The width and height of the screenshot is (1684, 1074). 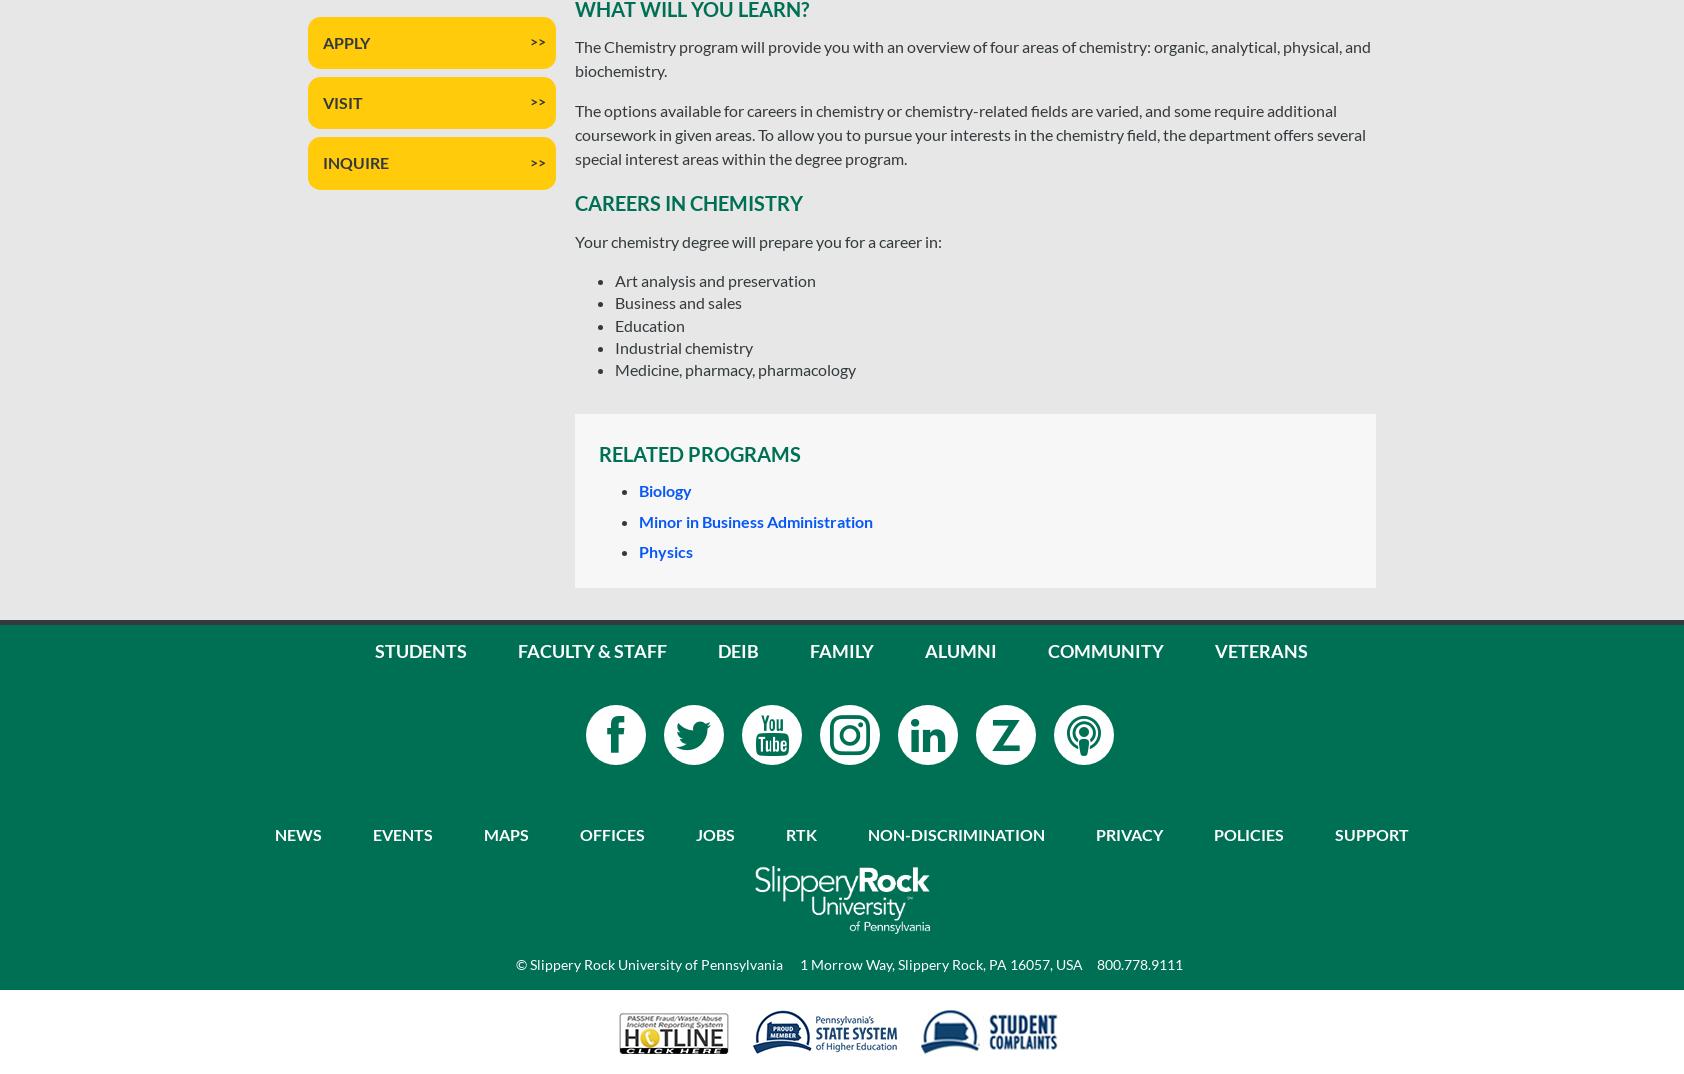 What do you see at coordinates (1128, 833) in the screenshot?
I see `'Privacy'` at bounding box center [1128, 833].